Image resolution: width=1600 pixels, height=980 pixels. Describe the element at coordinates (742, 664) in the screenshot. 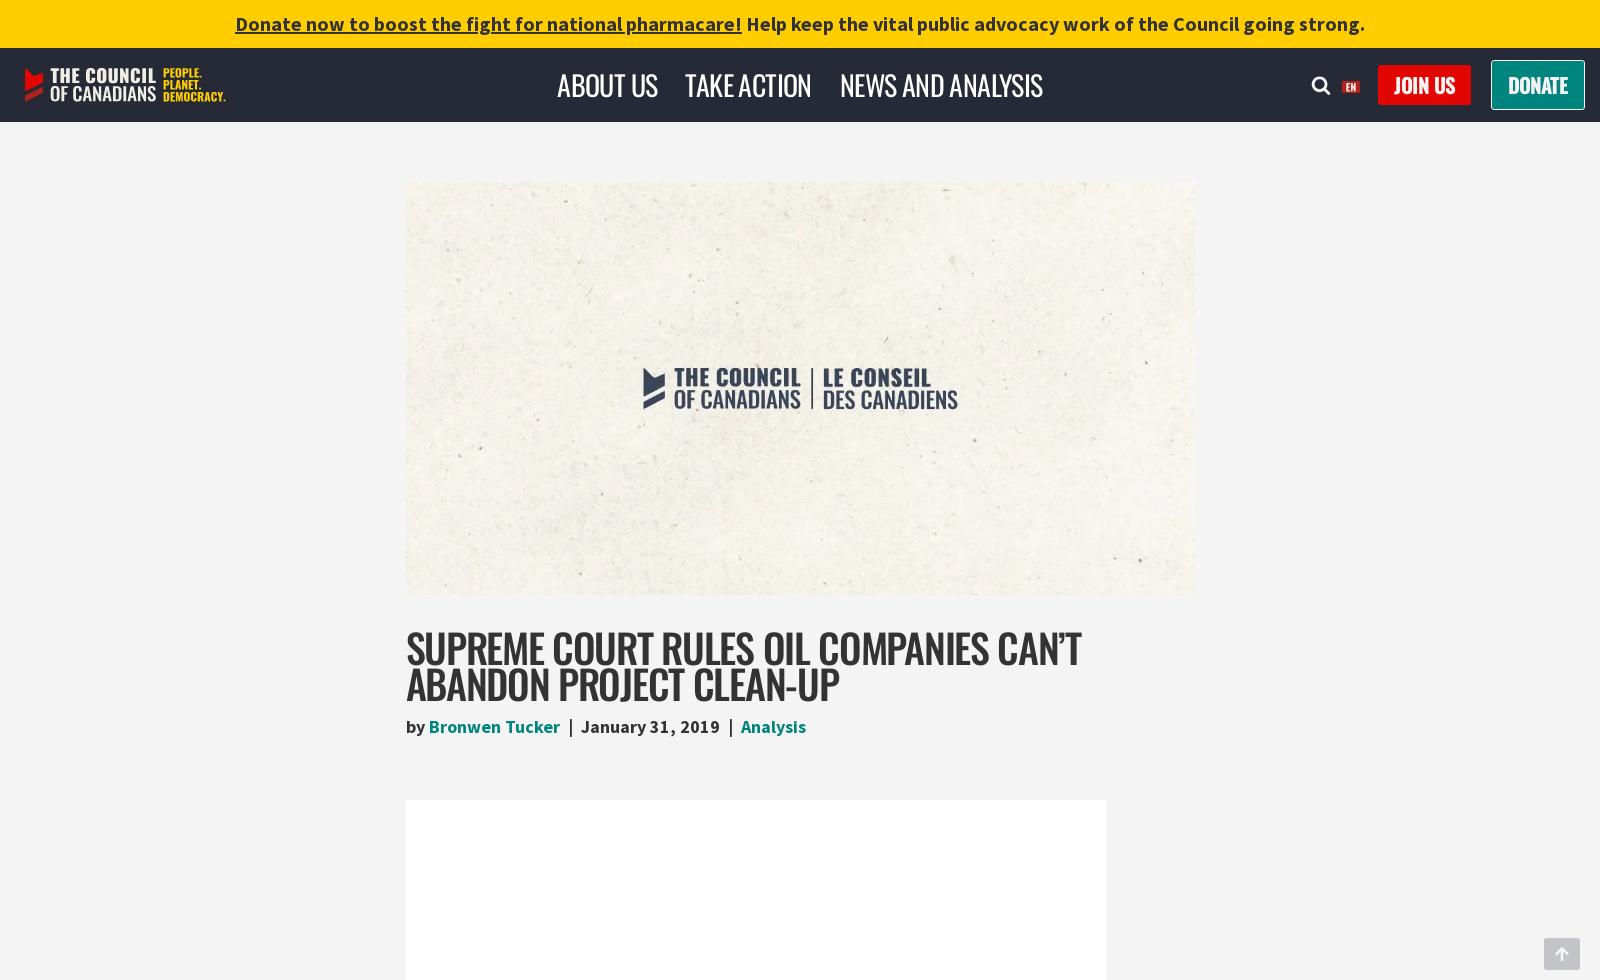

I see `'Supreme Court rules oil companies can’t abandon project clean-up'` at that location.